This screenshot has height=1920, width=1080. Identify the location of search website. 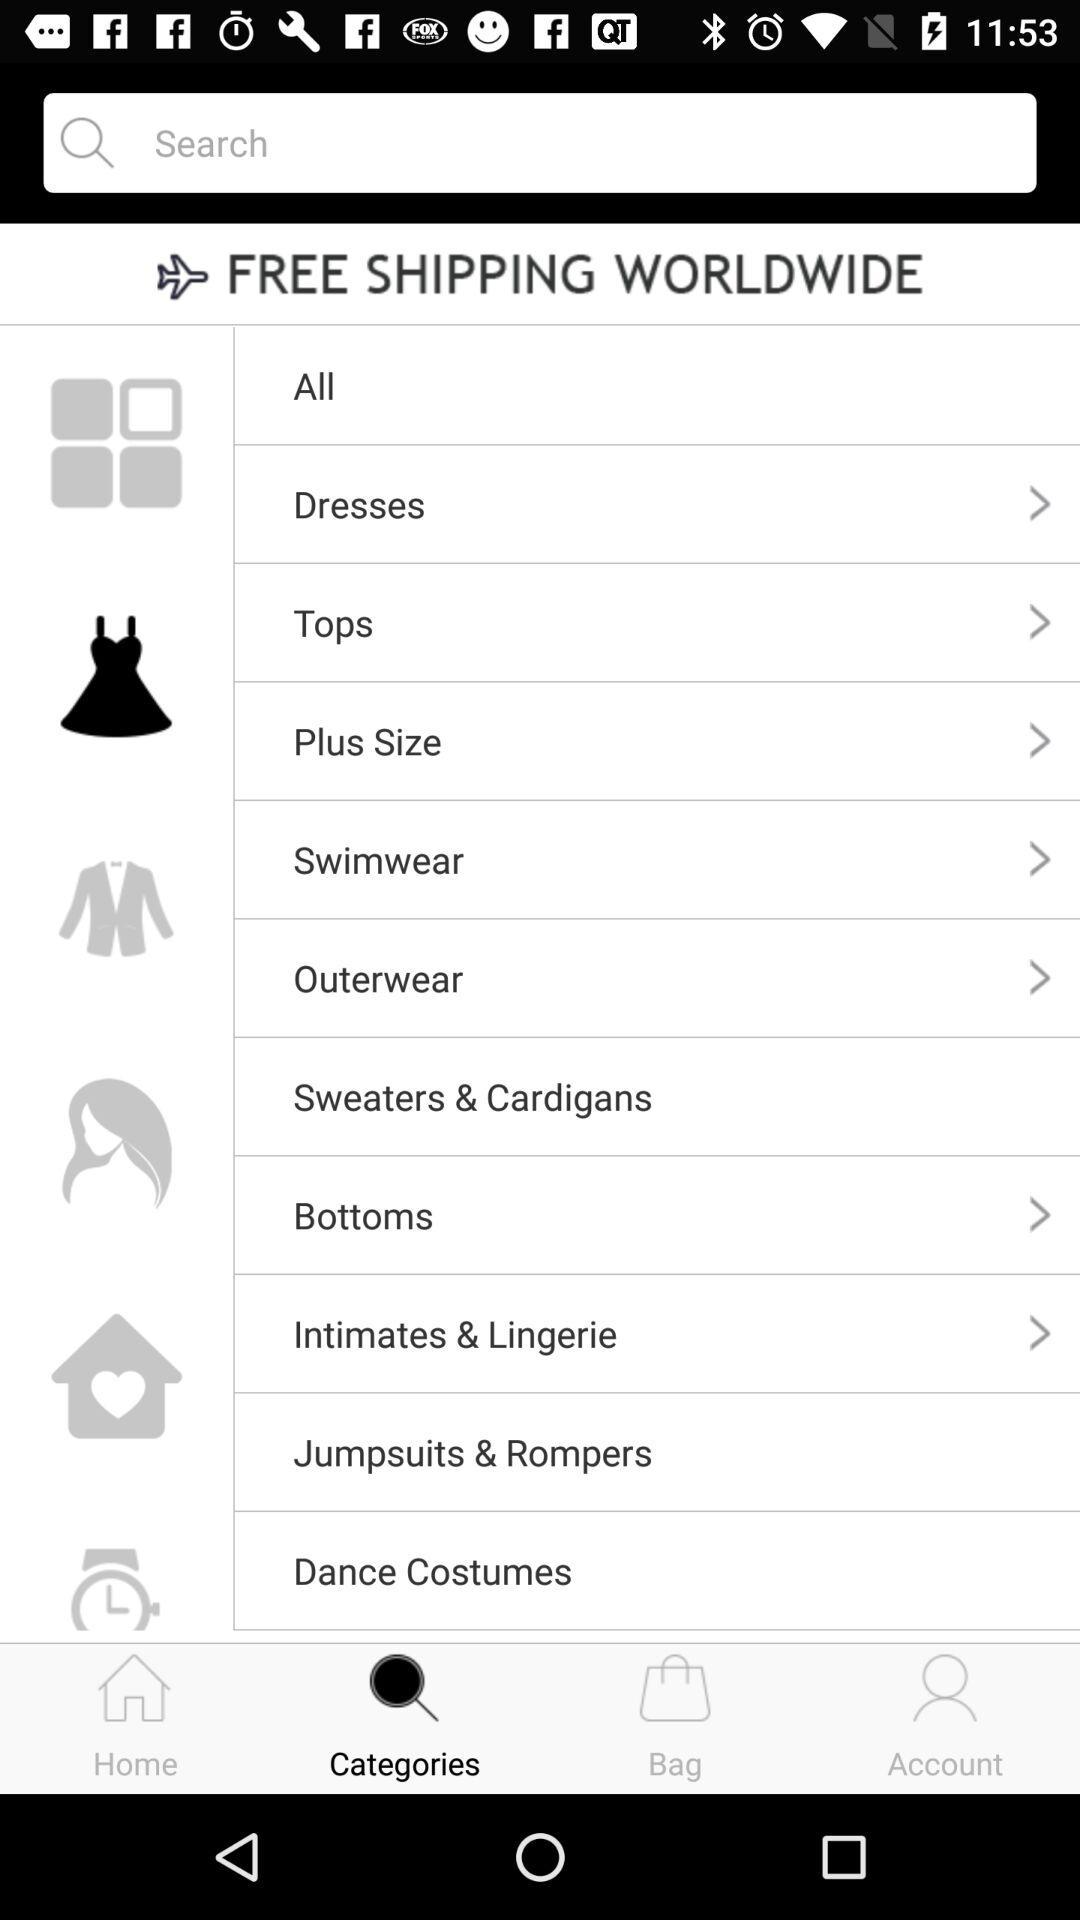
(577, 141).